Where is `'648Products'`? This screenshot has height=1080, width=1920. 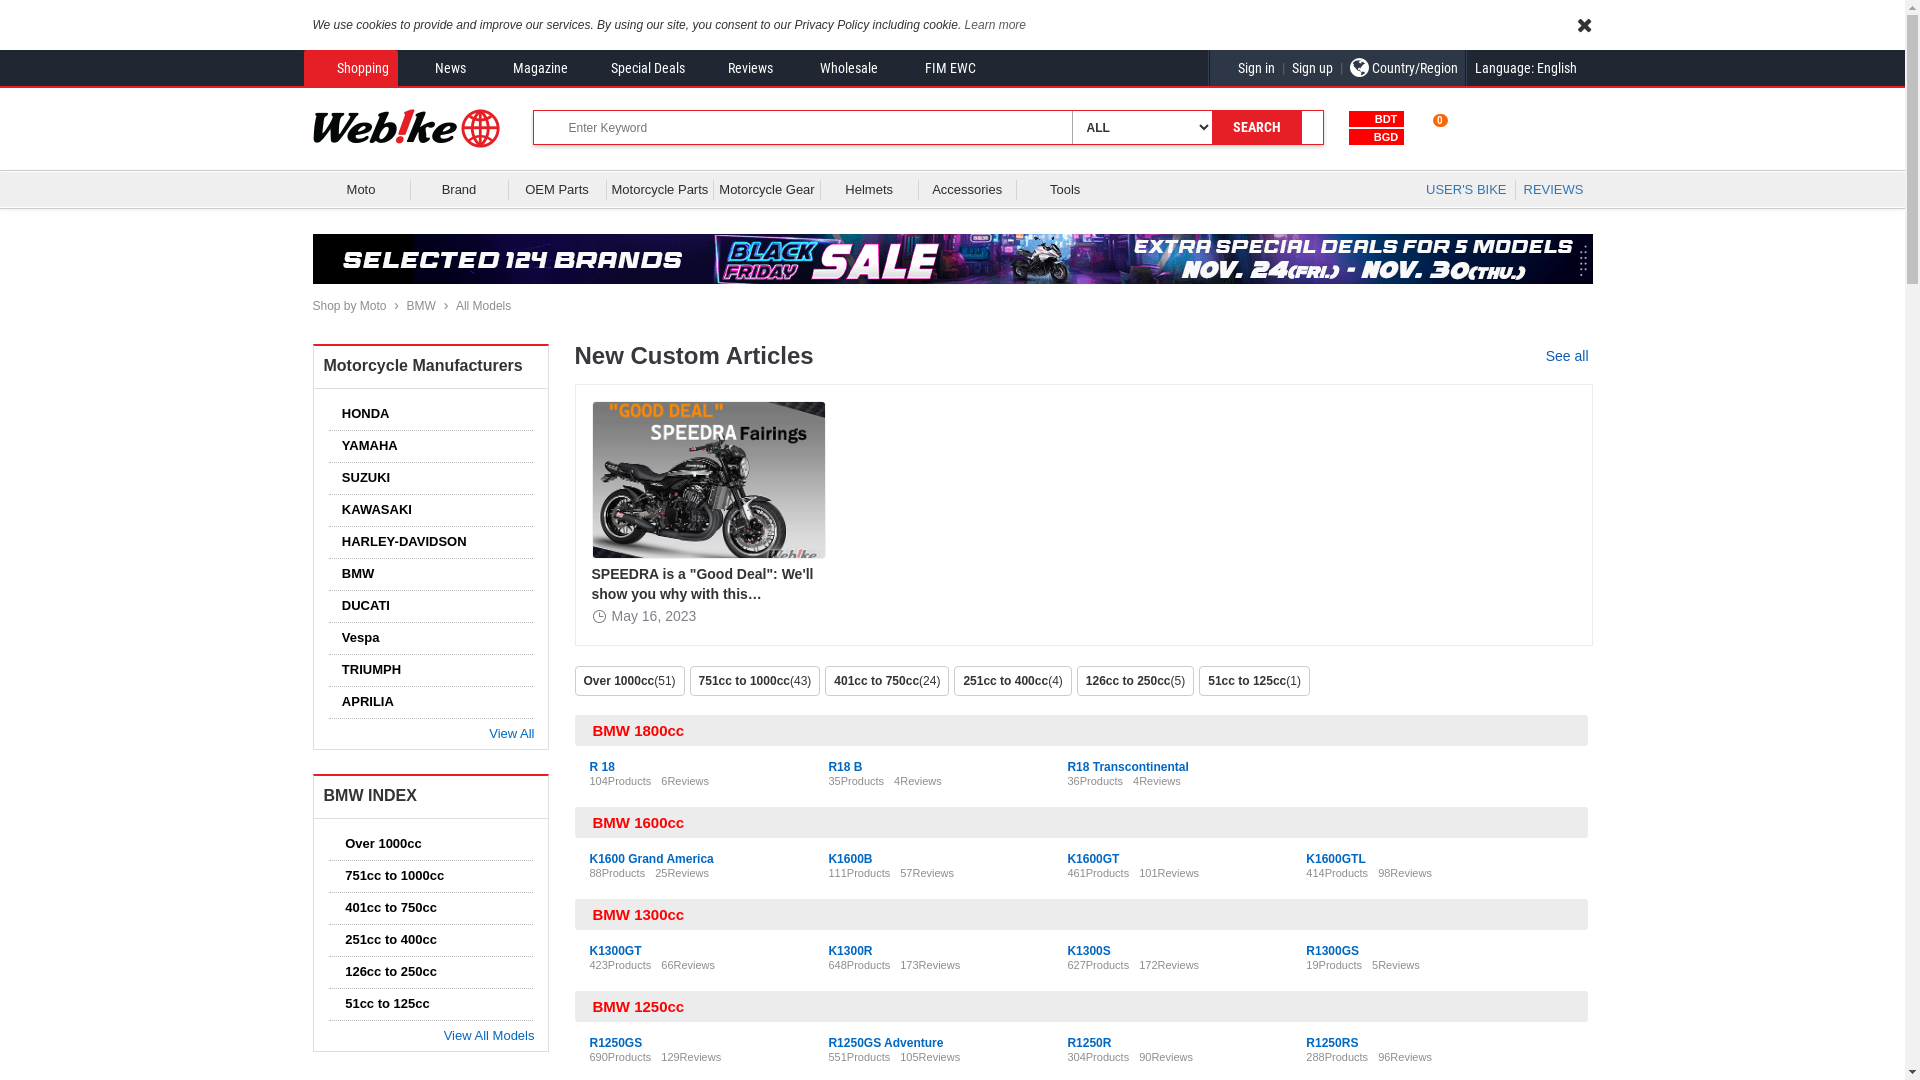 '648Products' is located at coordinates (859, 963).